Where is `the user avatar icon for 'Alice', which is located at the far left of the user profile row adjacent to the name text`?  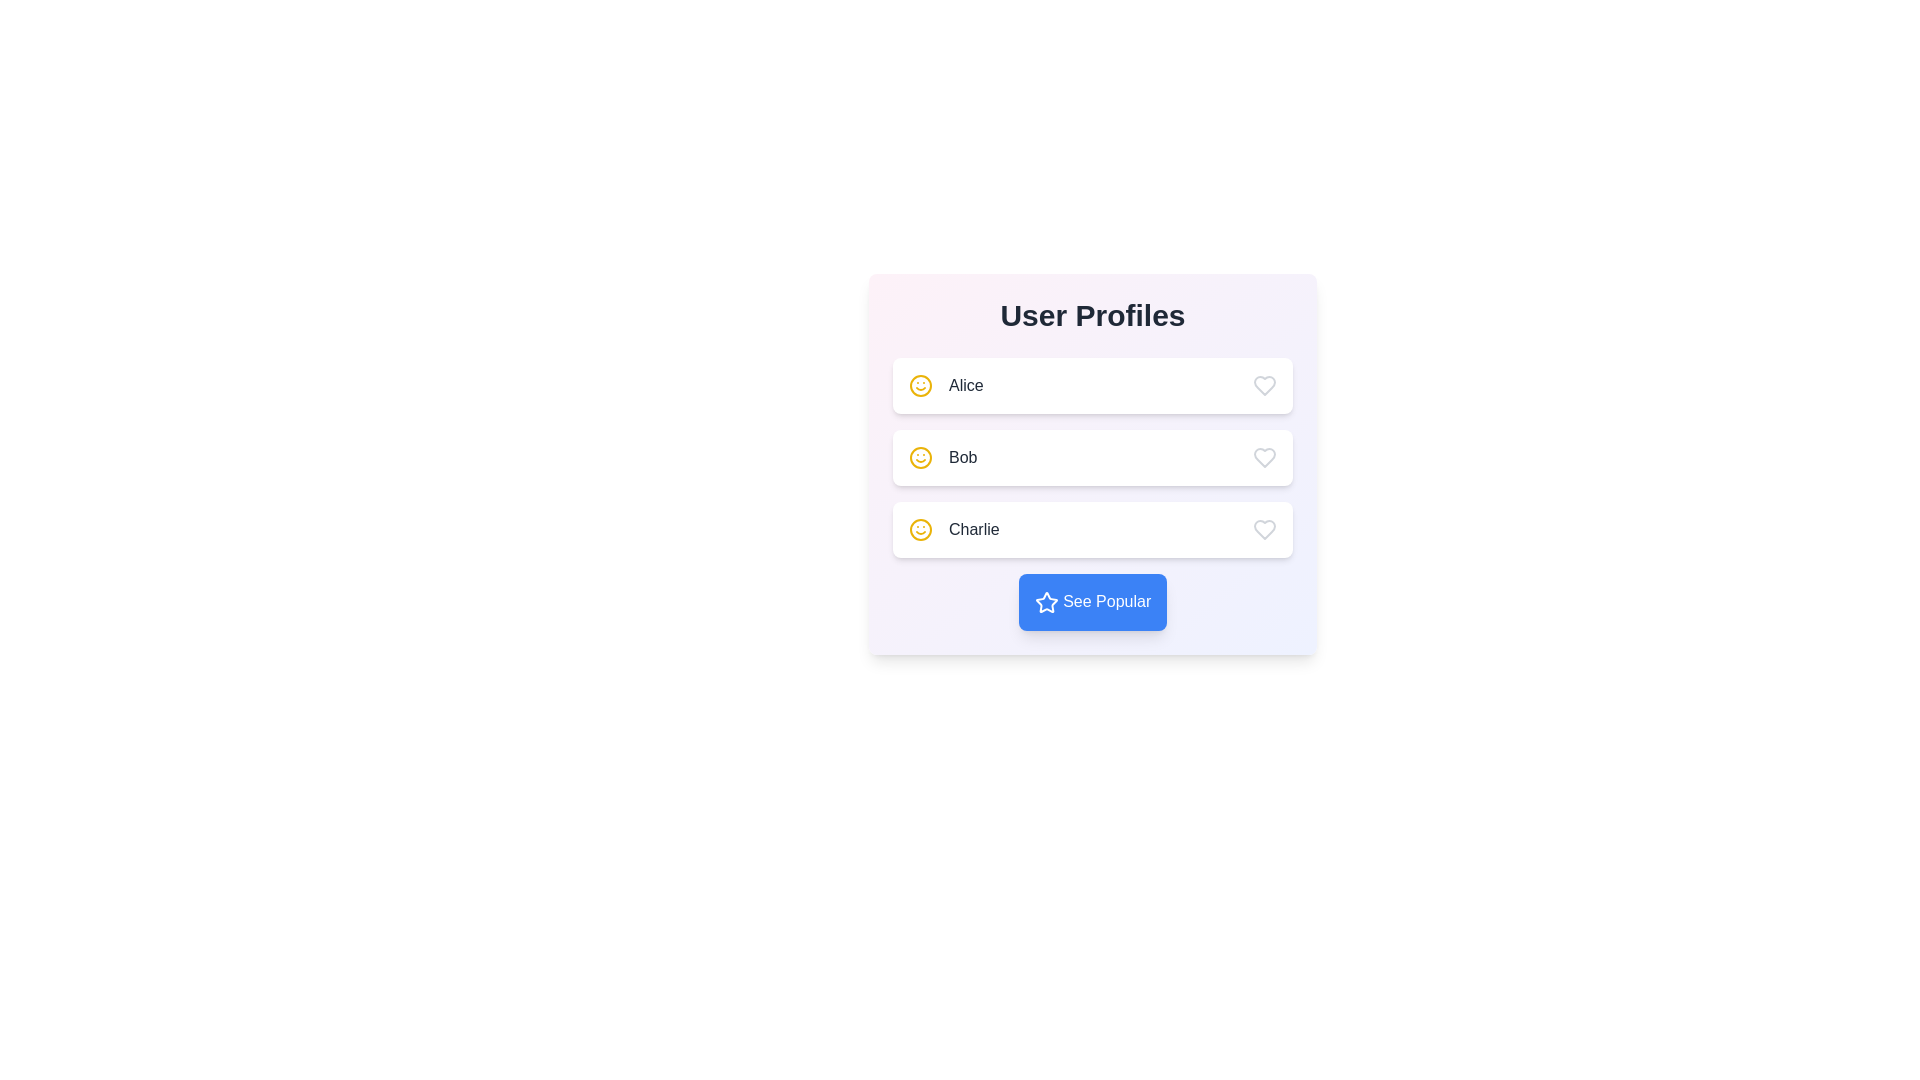 the user avatar icon for 'Alice', which is located at the far left of the user profile row adjacent to the name text is located at coordinates (920, 385).